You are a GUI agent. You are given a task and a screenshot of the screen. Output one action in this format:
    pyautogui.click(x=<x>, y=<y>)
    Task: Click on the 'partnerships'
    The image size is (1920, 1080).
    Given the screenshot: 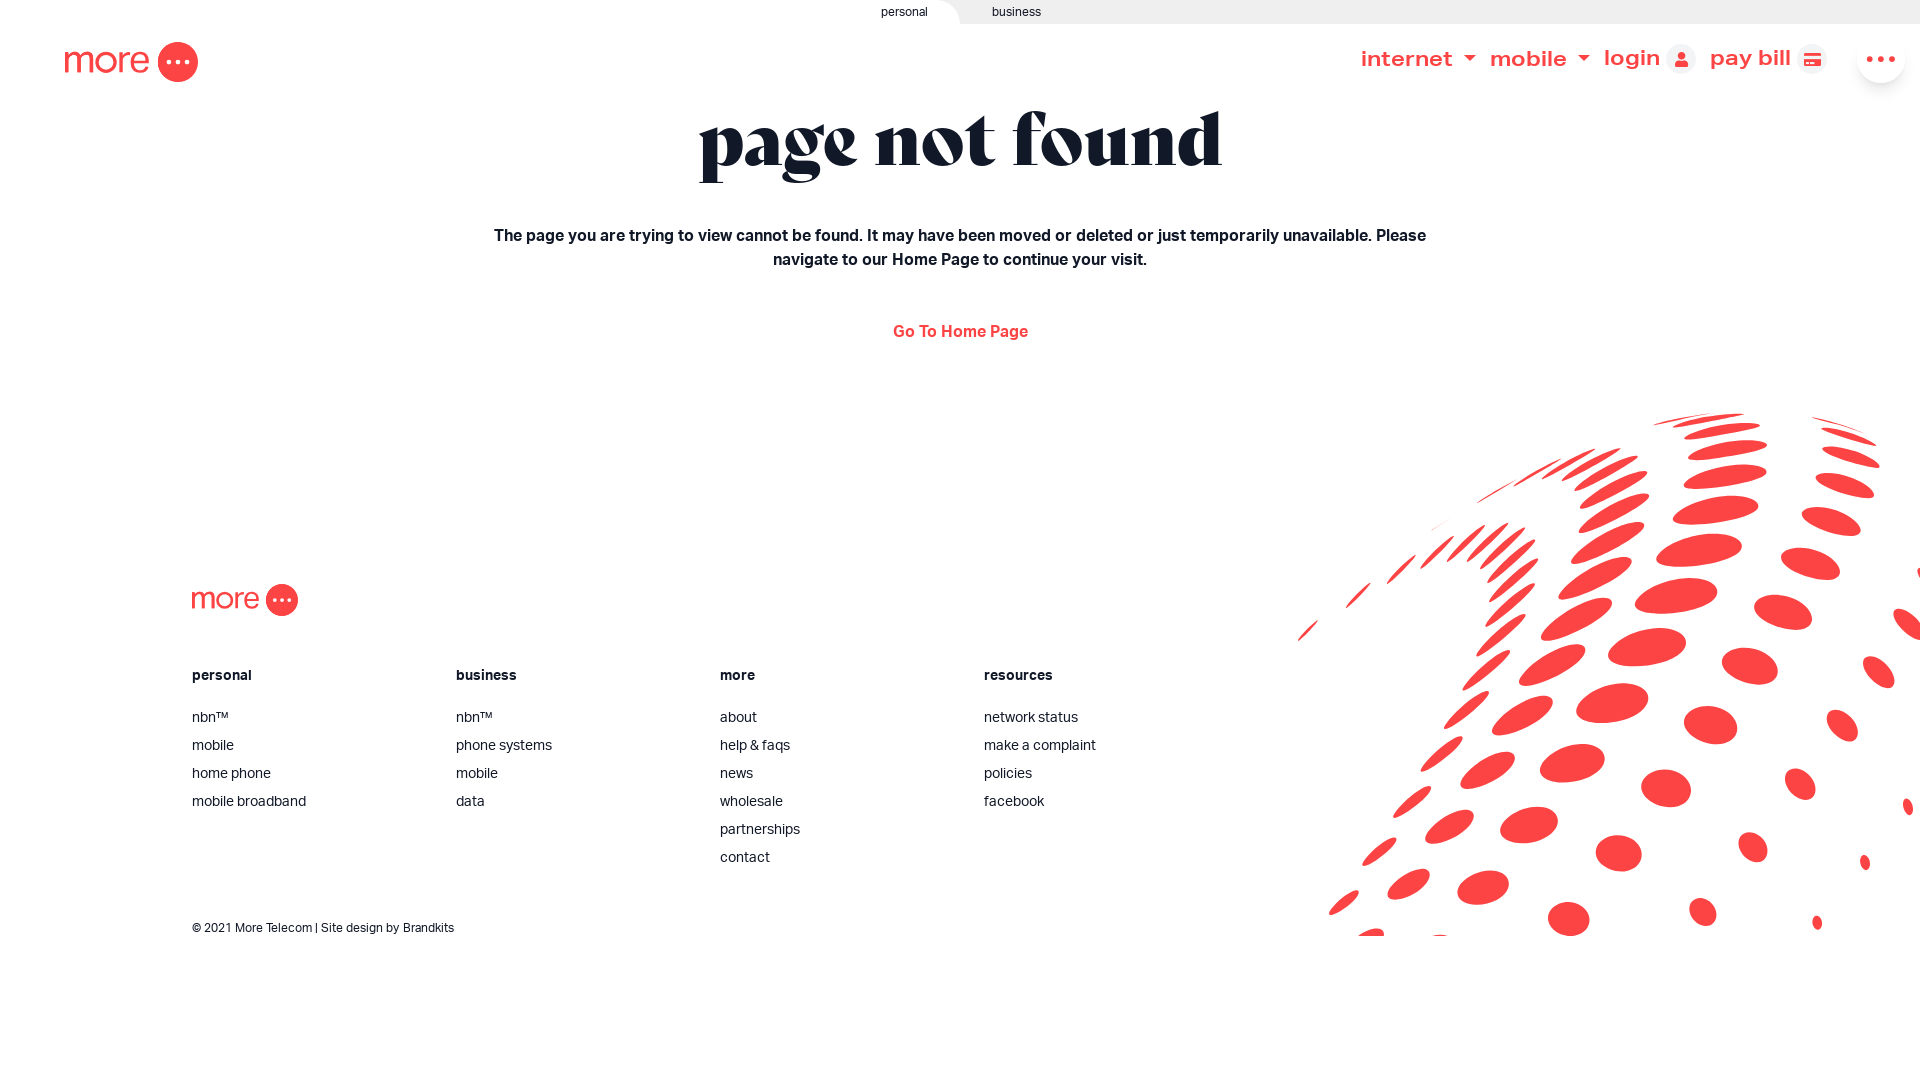 What is the action you would take?
    pyautogui.click(x=835, y=829)
    